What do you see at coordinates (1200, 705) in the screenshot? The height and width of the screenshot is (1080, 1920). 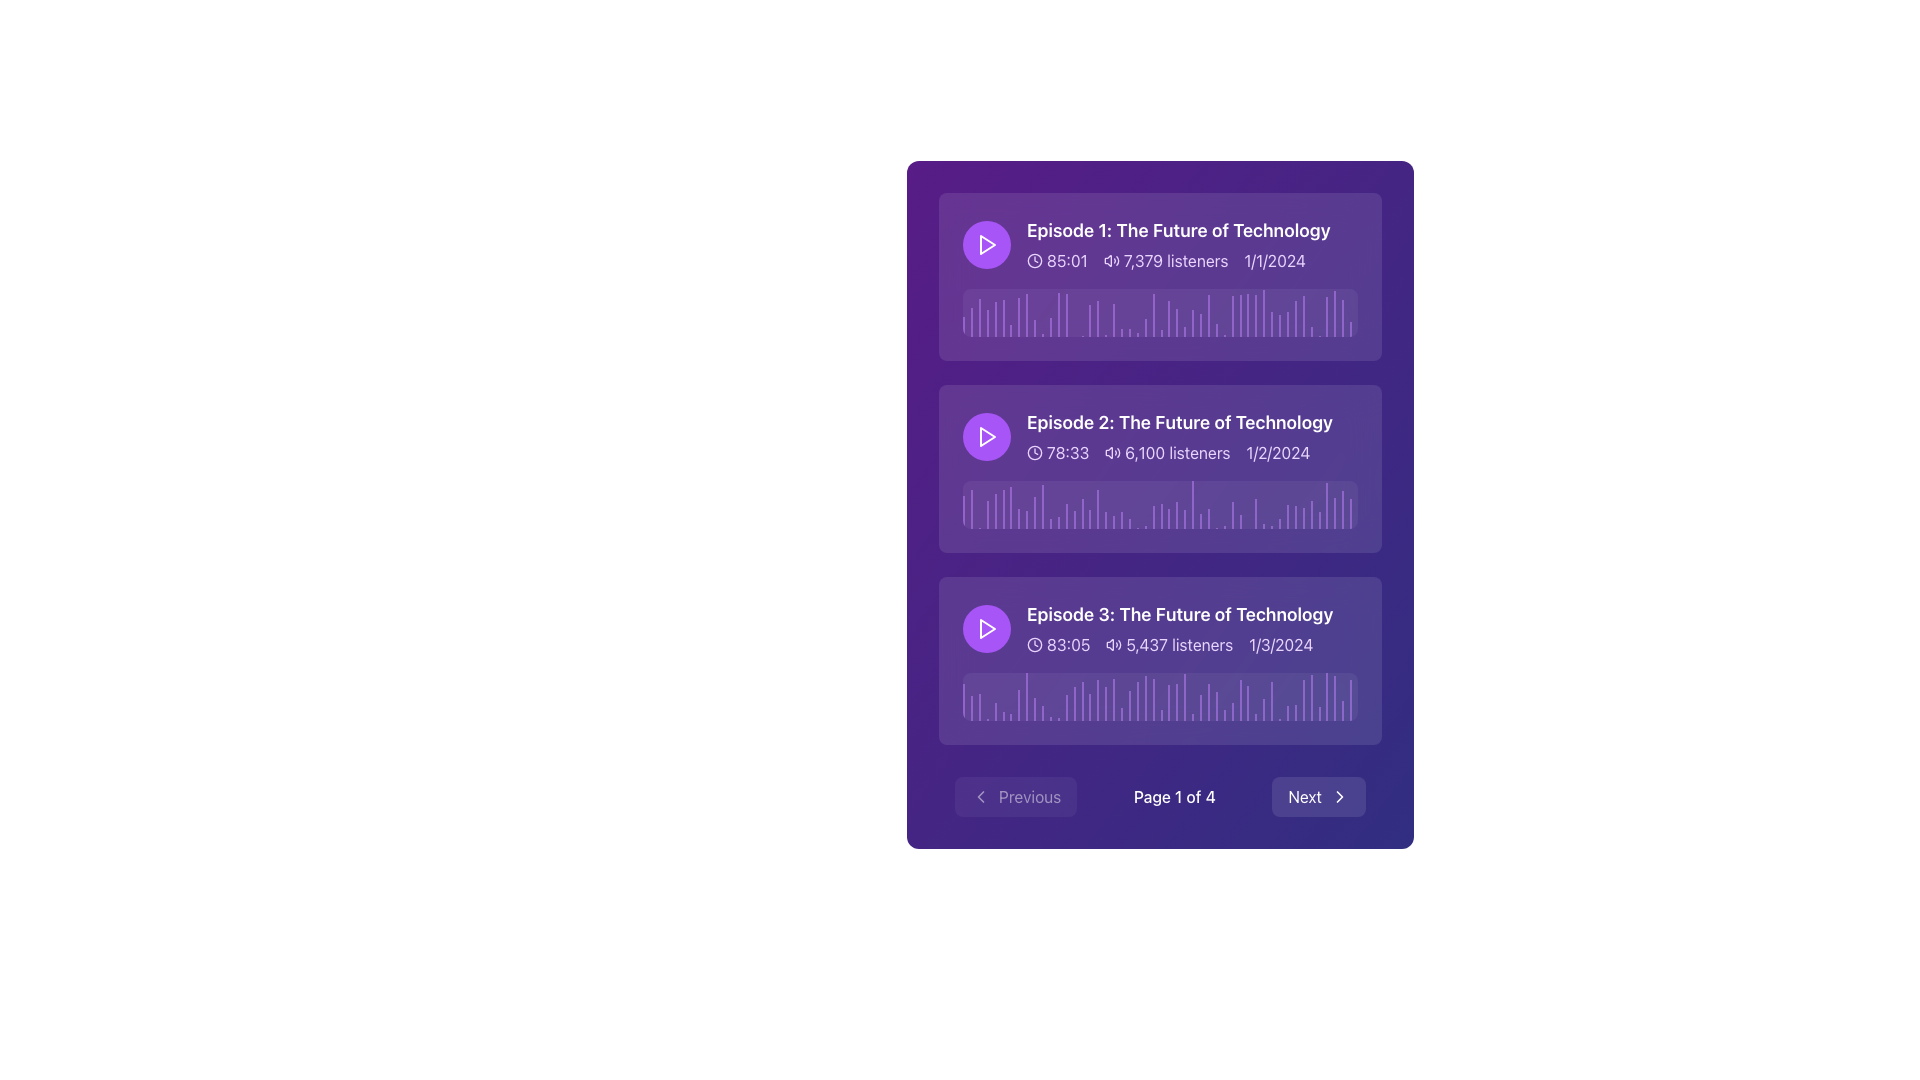 I see `the graphical indicator, which serves as a visual representation of a specific segment in the waveform, located as the 30th bar from the left` at bounding box center [1200, 705].